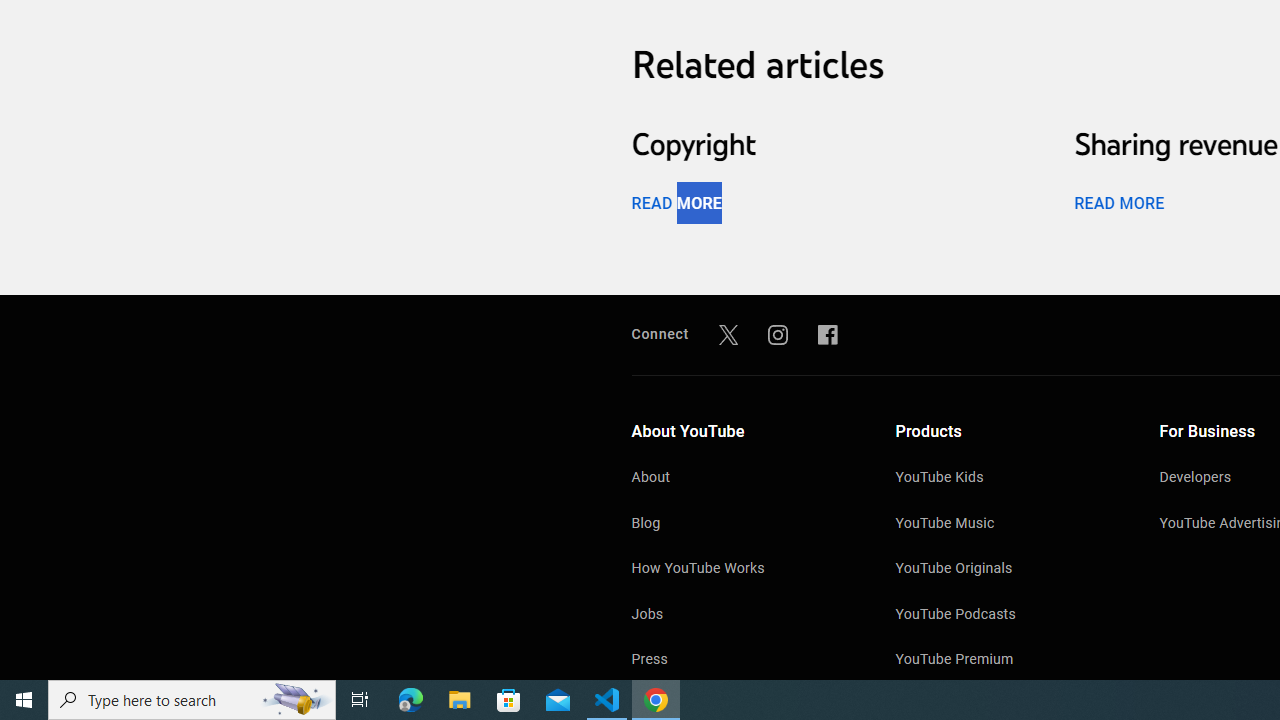 Image resolution: width=1280 pixels, height=720 pixels. I want to click on 'YouTube Podcasts', so click(1007, 615).